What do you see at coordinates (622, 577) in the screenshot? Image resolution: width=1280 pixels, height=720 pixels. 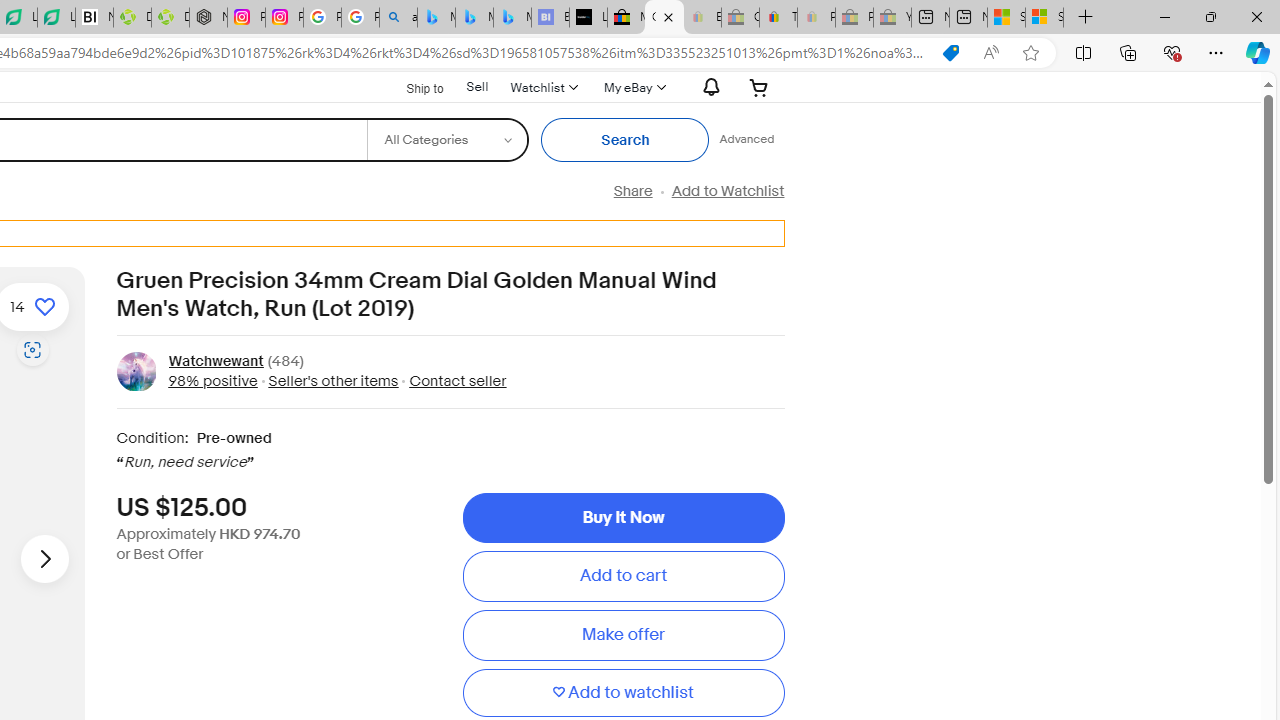 I see `'Add to cart'` at bounding box center [622, 577].